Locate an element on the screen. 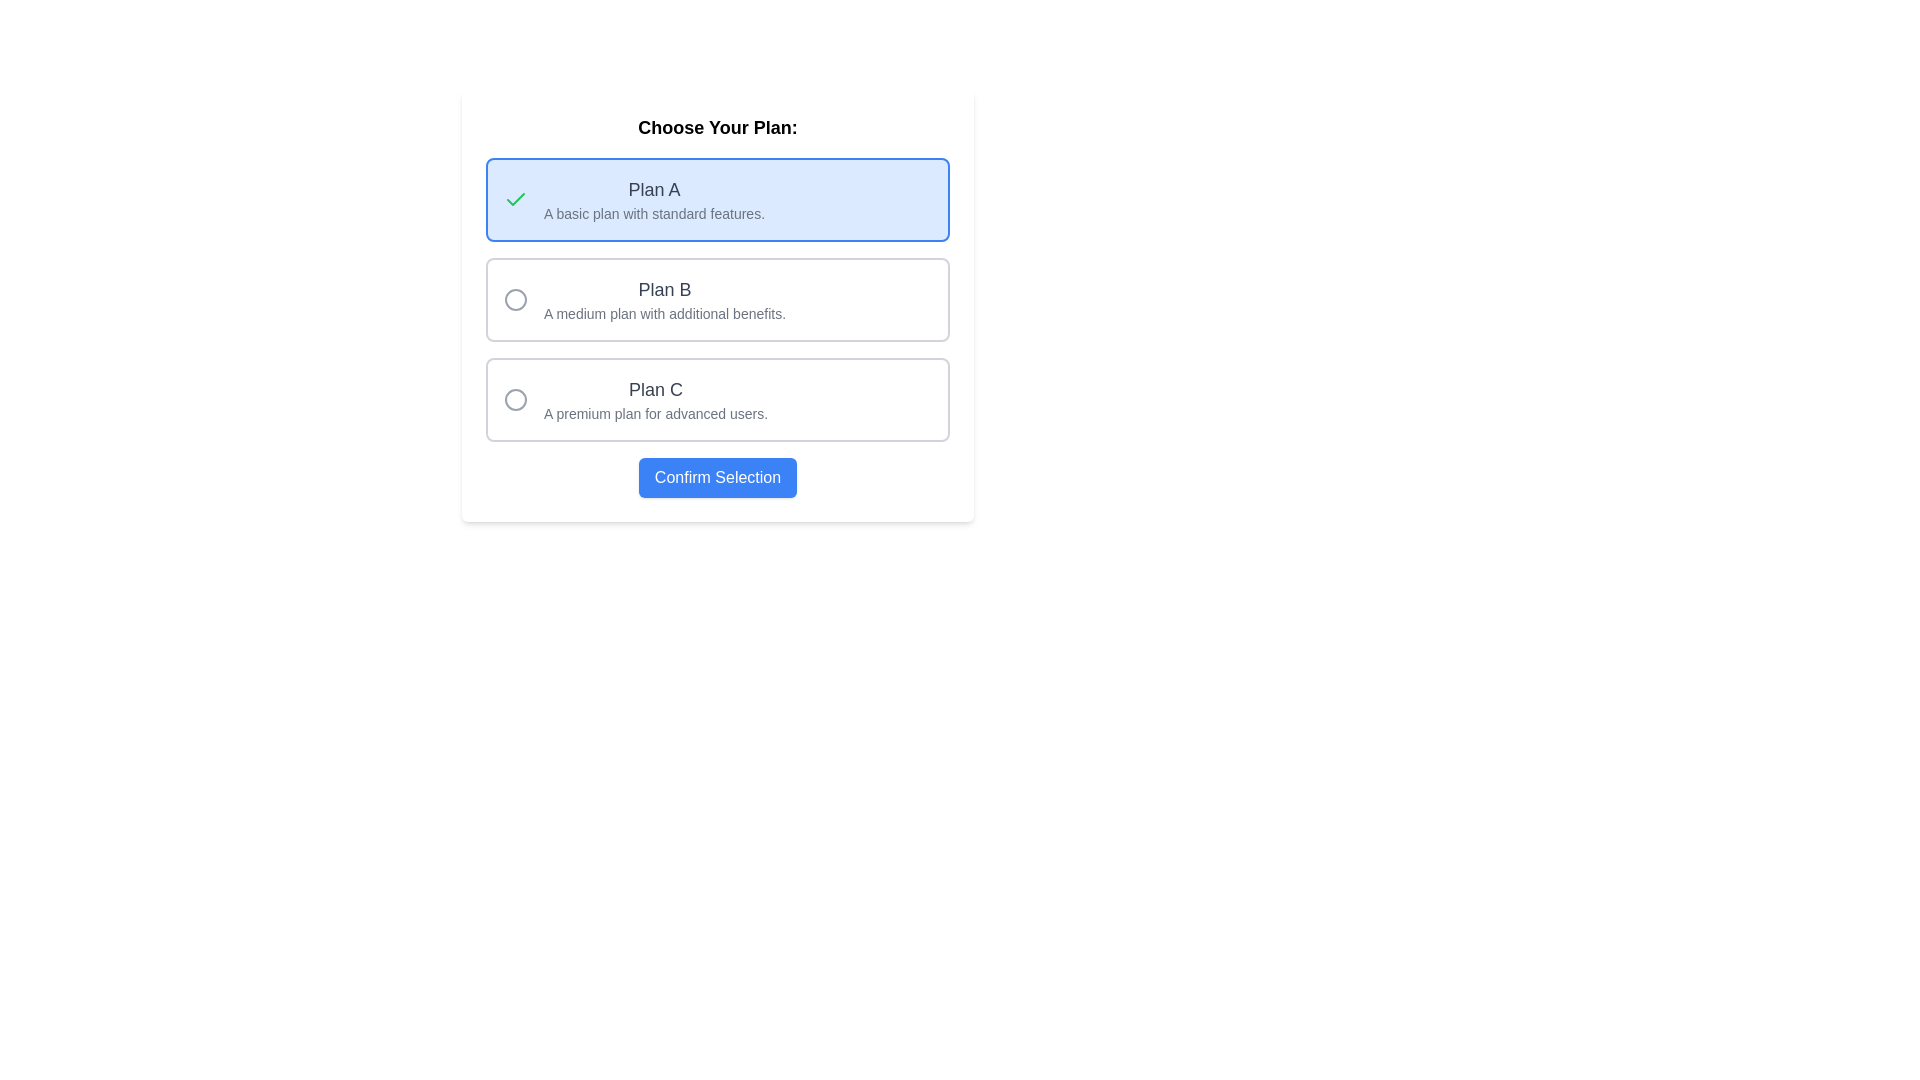 Image resolution: width=1920 pixels, height=1080 pixels. the small green checkmark icon indicating the selected state for 'Plan A' is located at coordinates (515, 199).